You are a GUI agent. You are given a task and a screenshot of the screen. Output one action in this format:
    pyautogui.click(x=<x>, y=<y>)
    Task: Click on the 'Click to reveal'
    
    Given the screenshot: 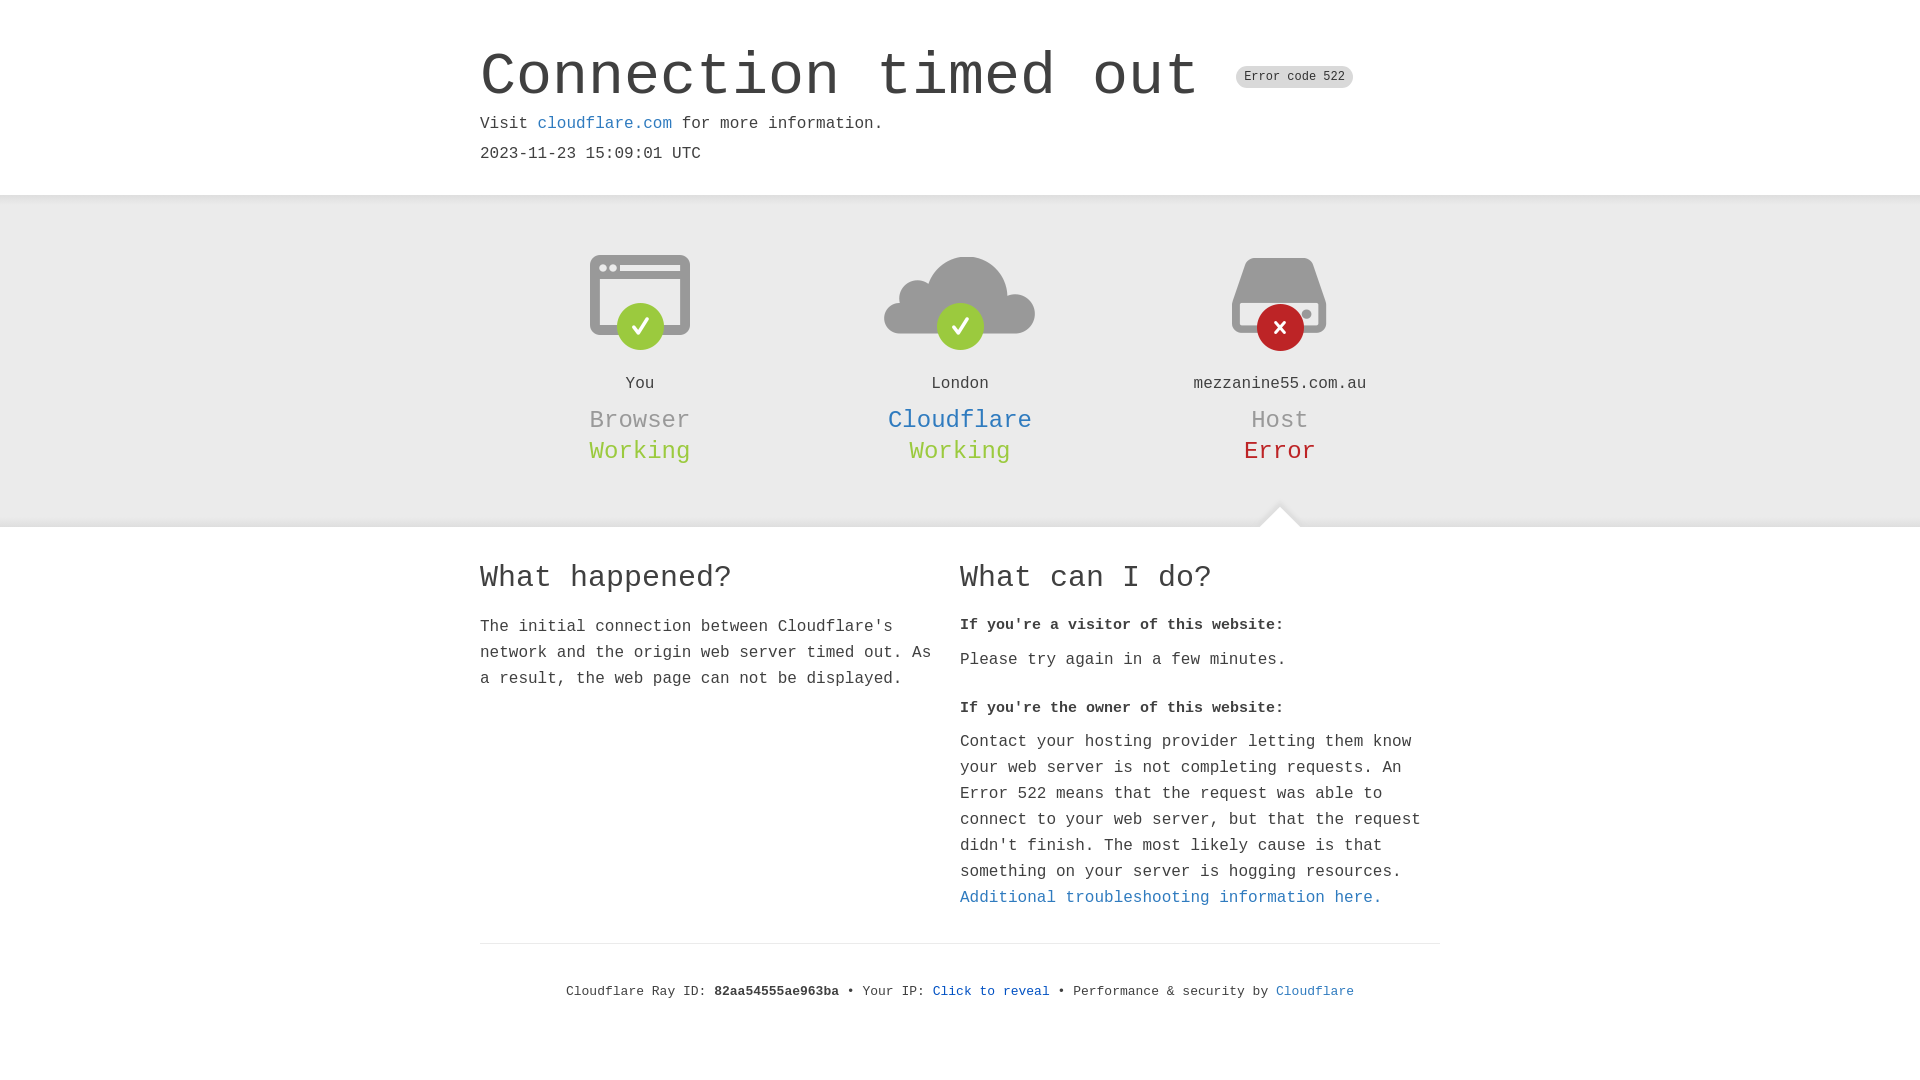 What is the action you would take?
    pyautogui.click(x=991, y=991)
    